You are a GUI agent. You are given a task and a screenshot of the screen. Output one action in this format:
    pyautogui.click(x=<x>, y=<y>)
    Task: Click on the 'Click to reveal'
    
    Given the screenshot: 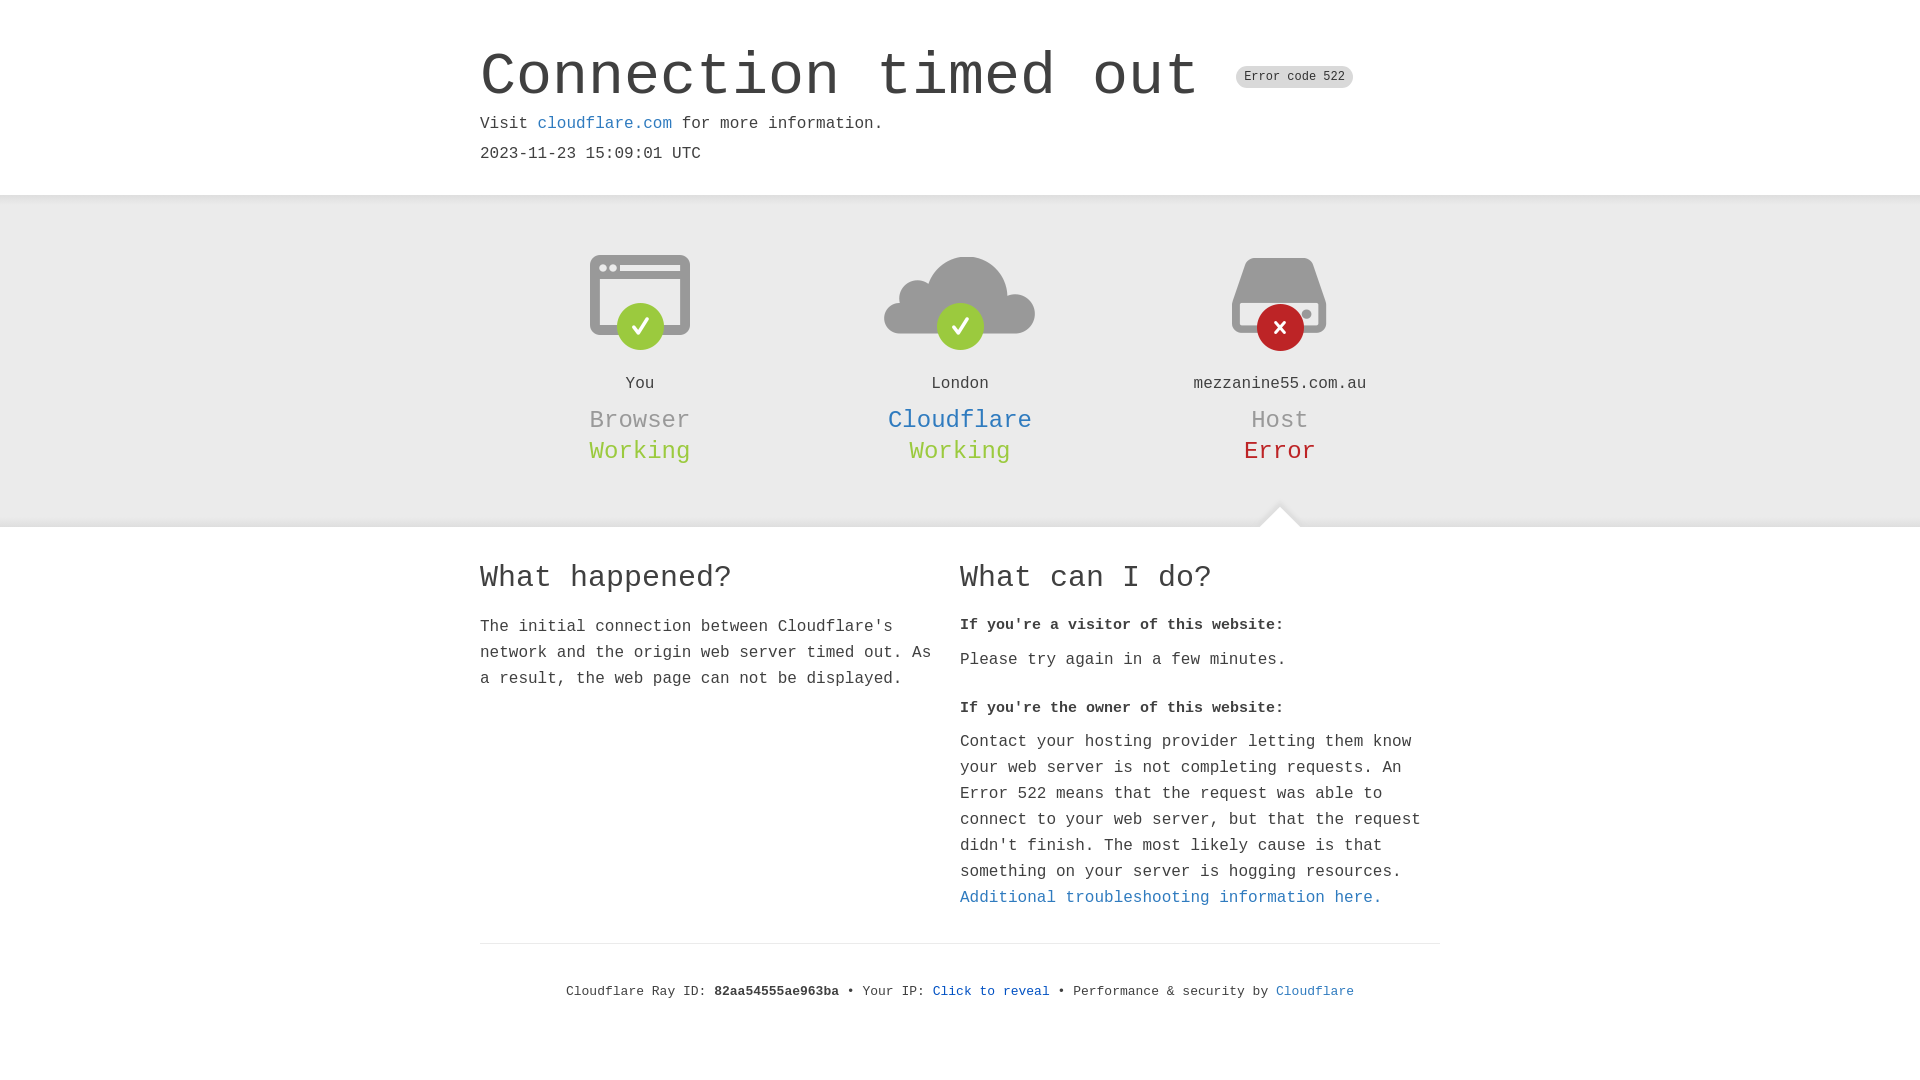 What is the action you would take?
    pyautogui.click(x=991, y=991)
    